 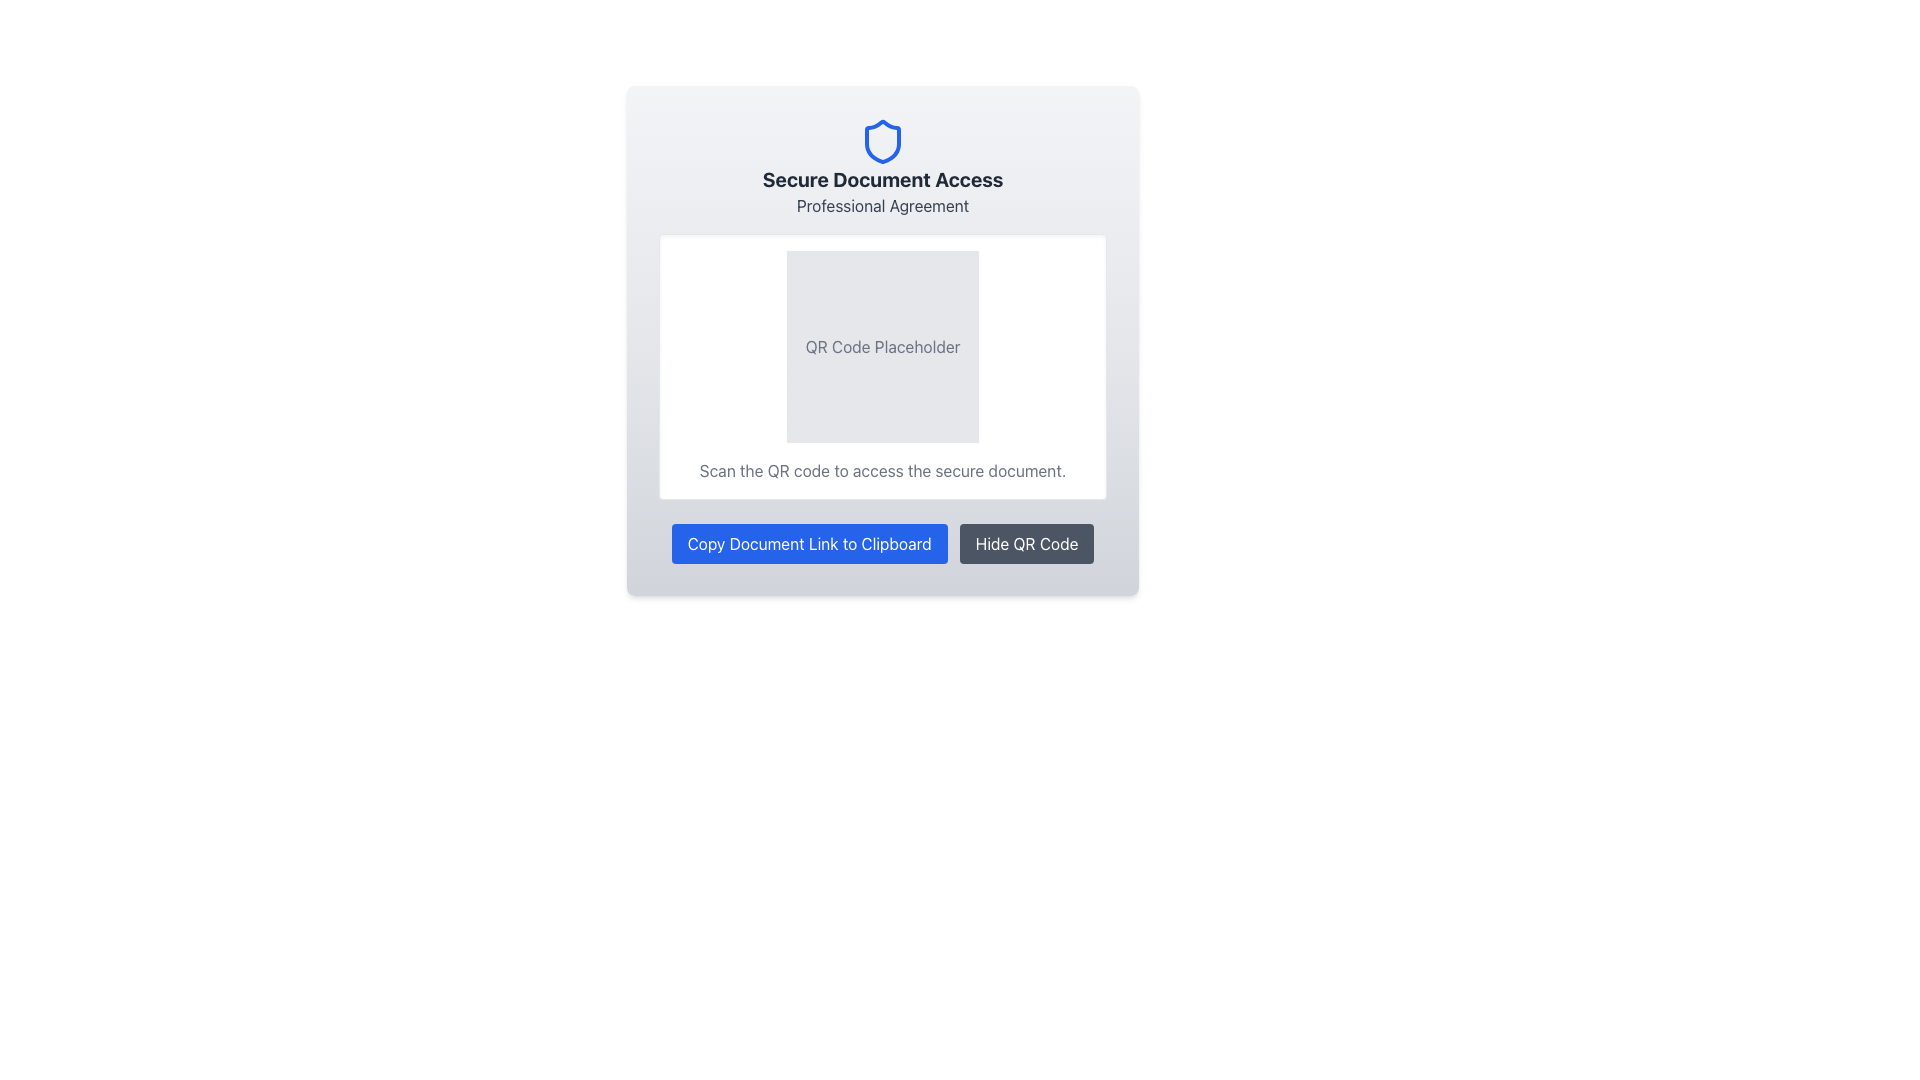 I want to click on the Textblock with an icon that displays 'Secure Document Access' and 'Professional Agreement', which features a blue shield icon above the text, so click(x=882, y=167).